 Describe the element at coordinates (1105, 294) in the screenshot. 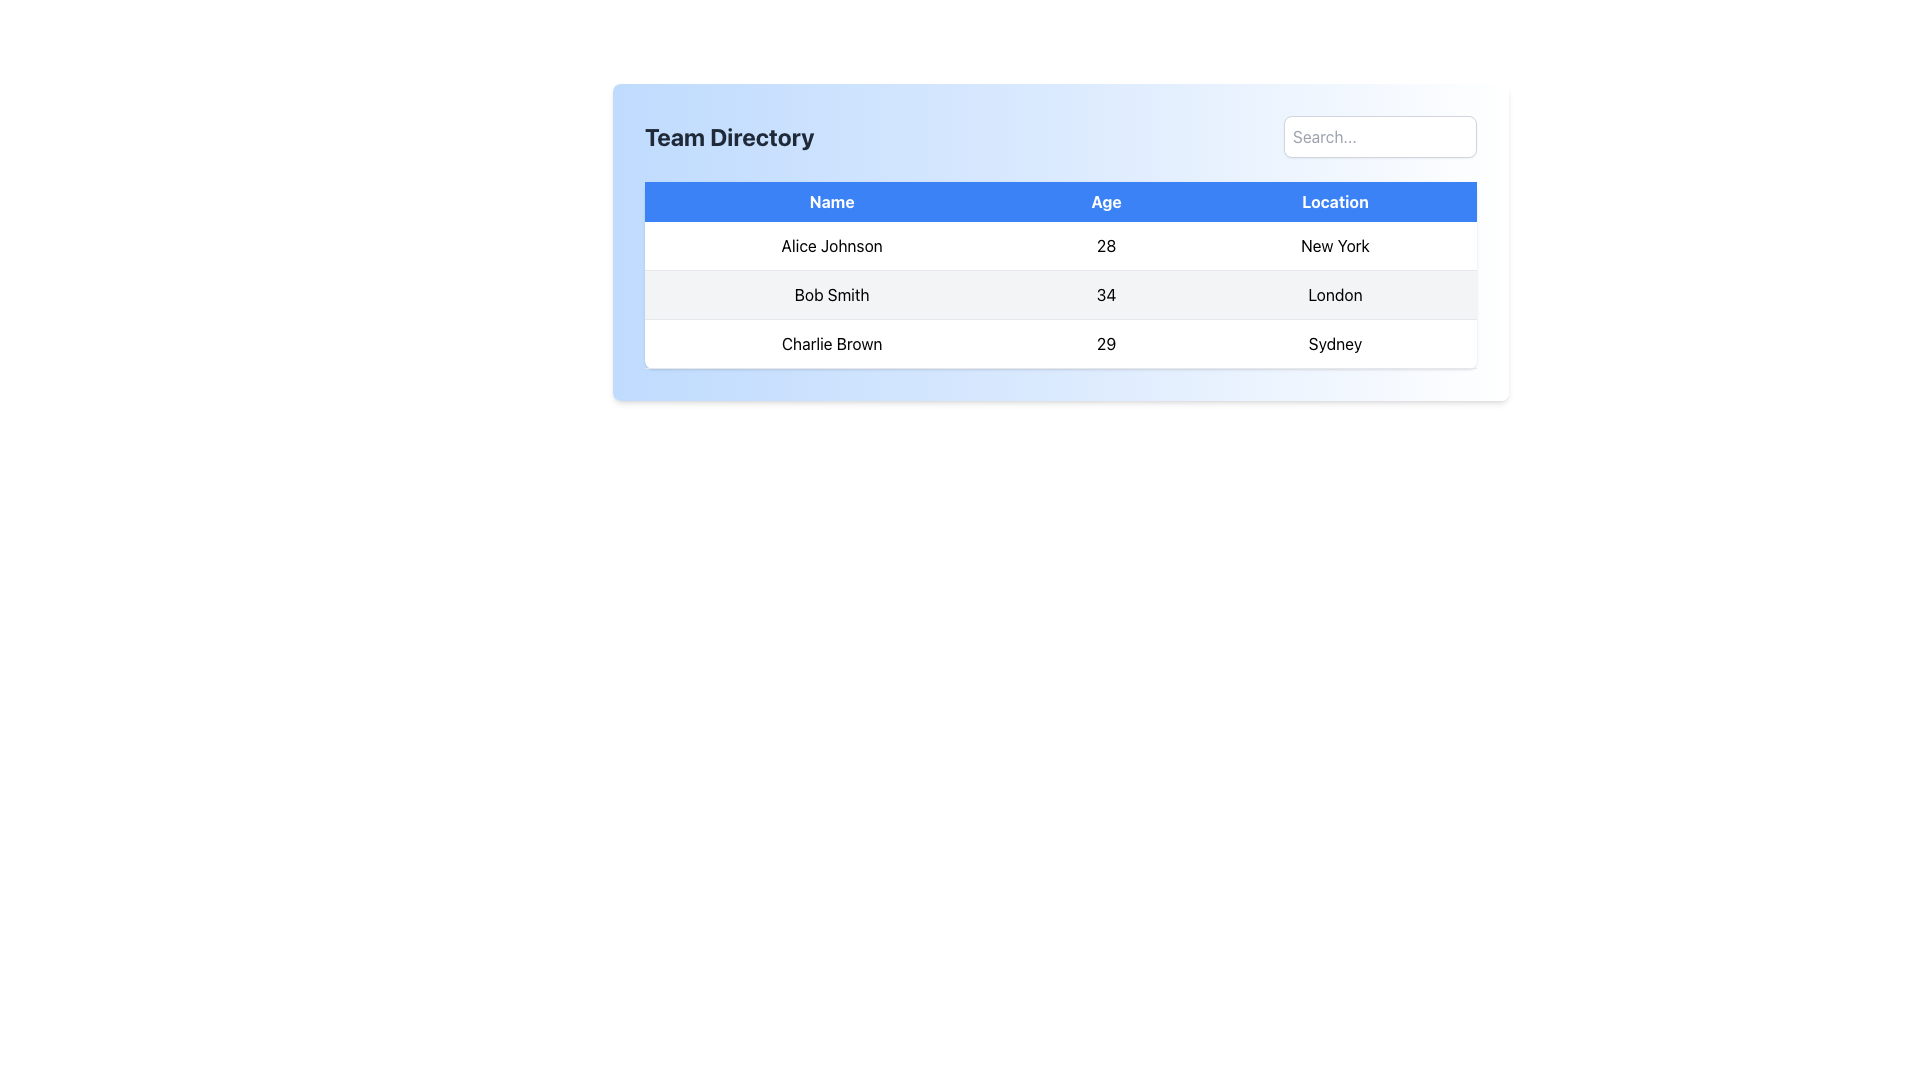

I see `the static text displaying the age of 'Bob Smith' located in the second row and second column of the table, positioned between 'Bob Smith' and 'London'` at that location.